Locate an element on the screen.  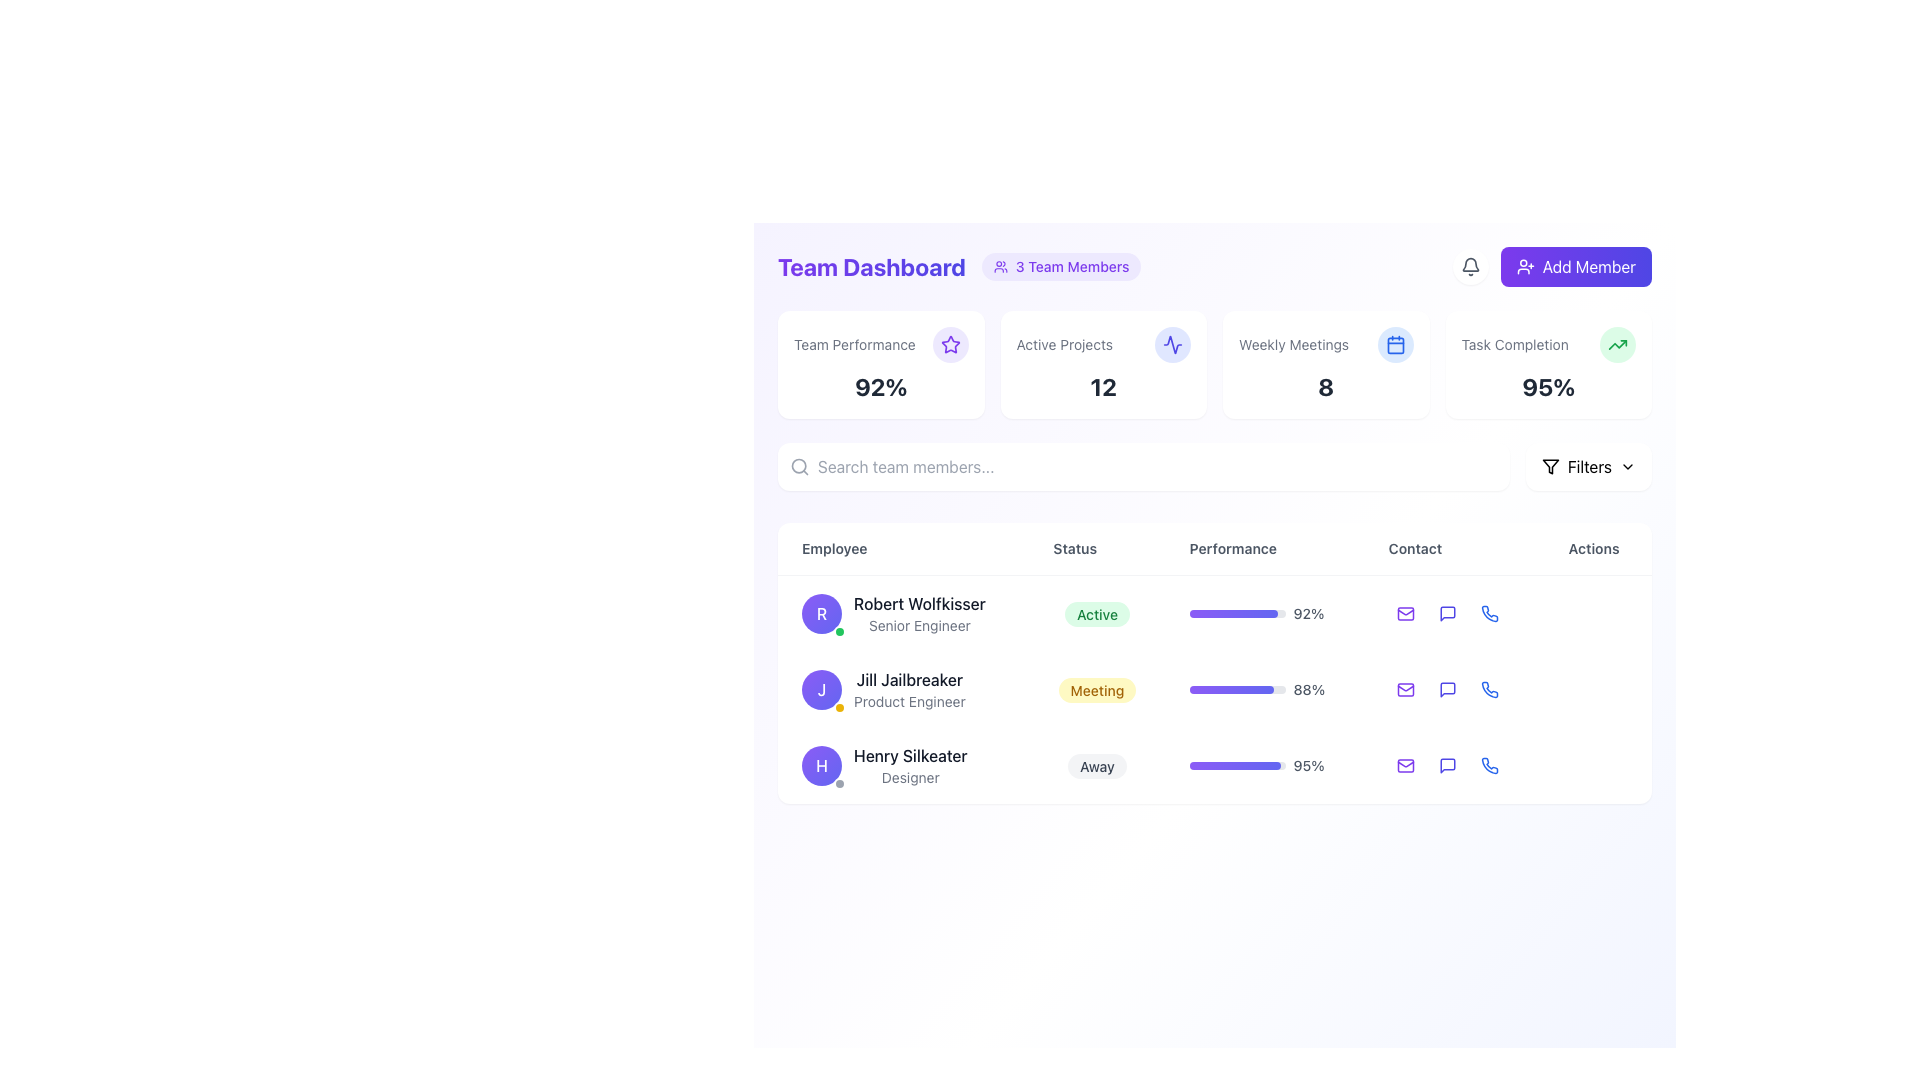
the 'Designer' text label located in the 'Employee' section, which is styled in a small, gray font and positioned directly beneath 'Henry Silkeater' is located at coordinates (909, 777).